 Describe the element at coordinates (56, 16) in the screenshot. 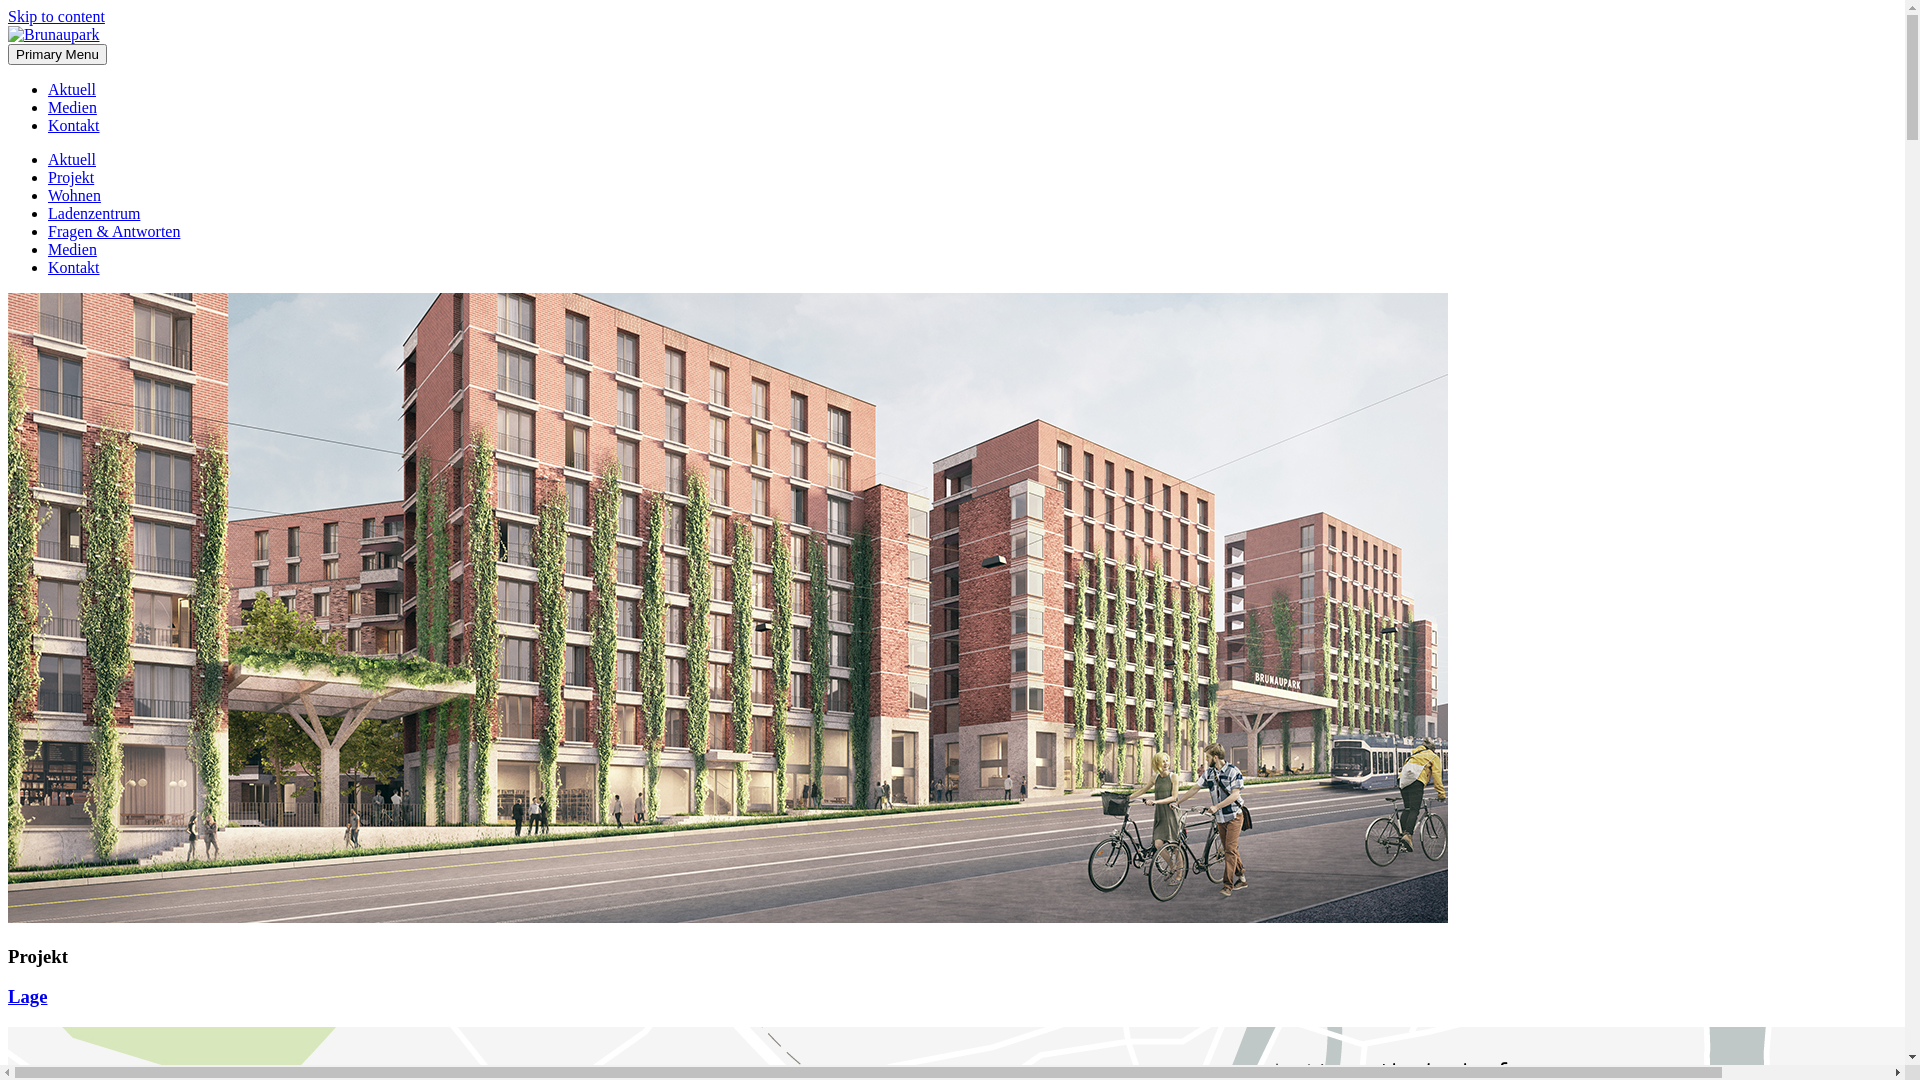

I see `'Skip to content'` at that location.